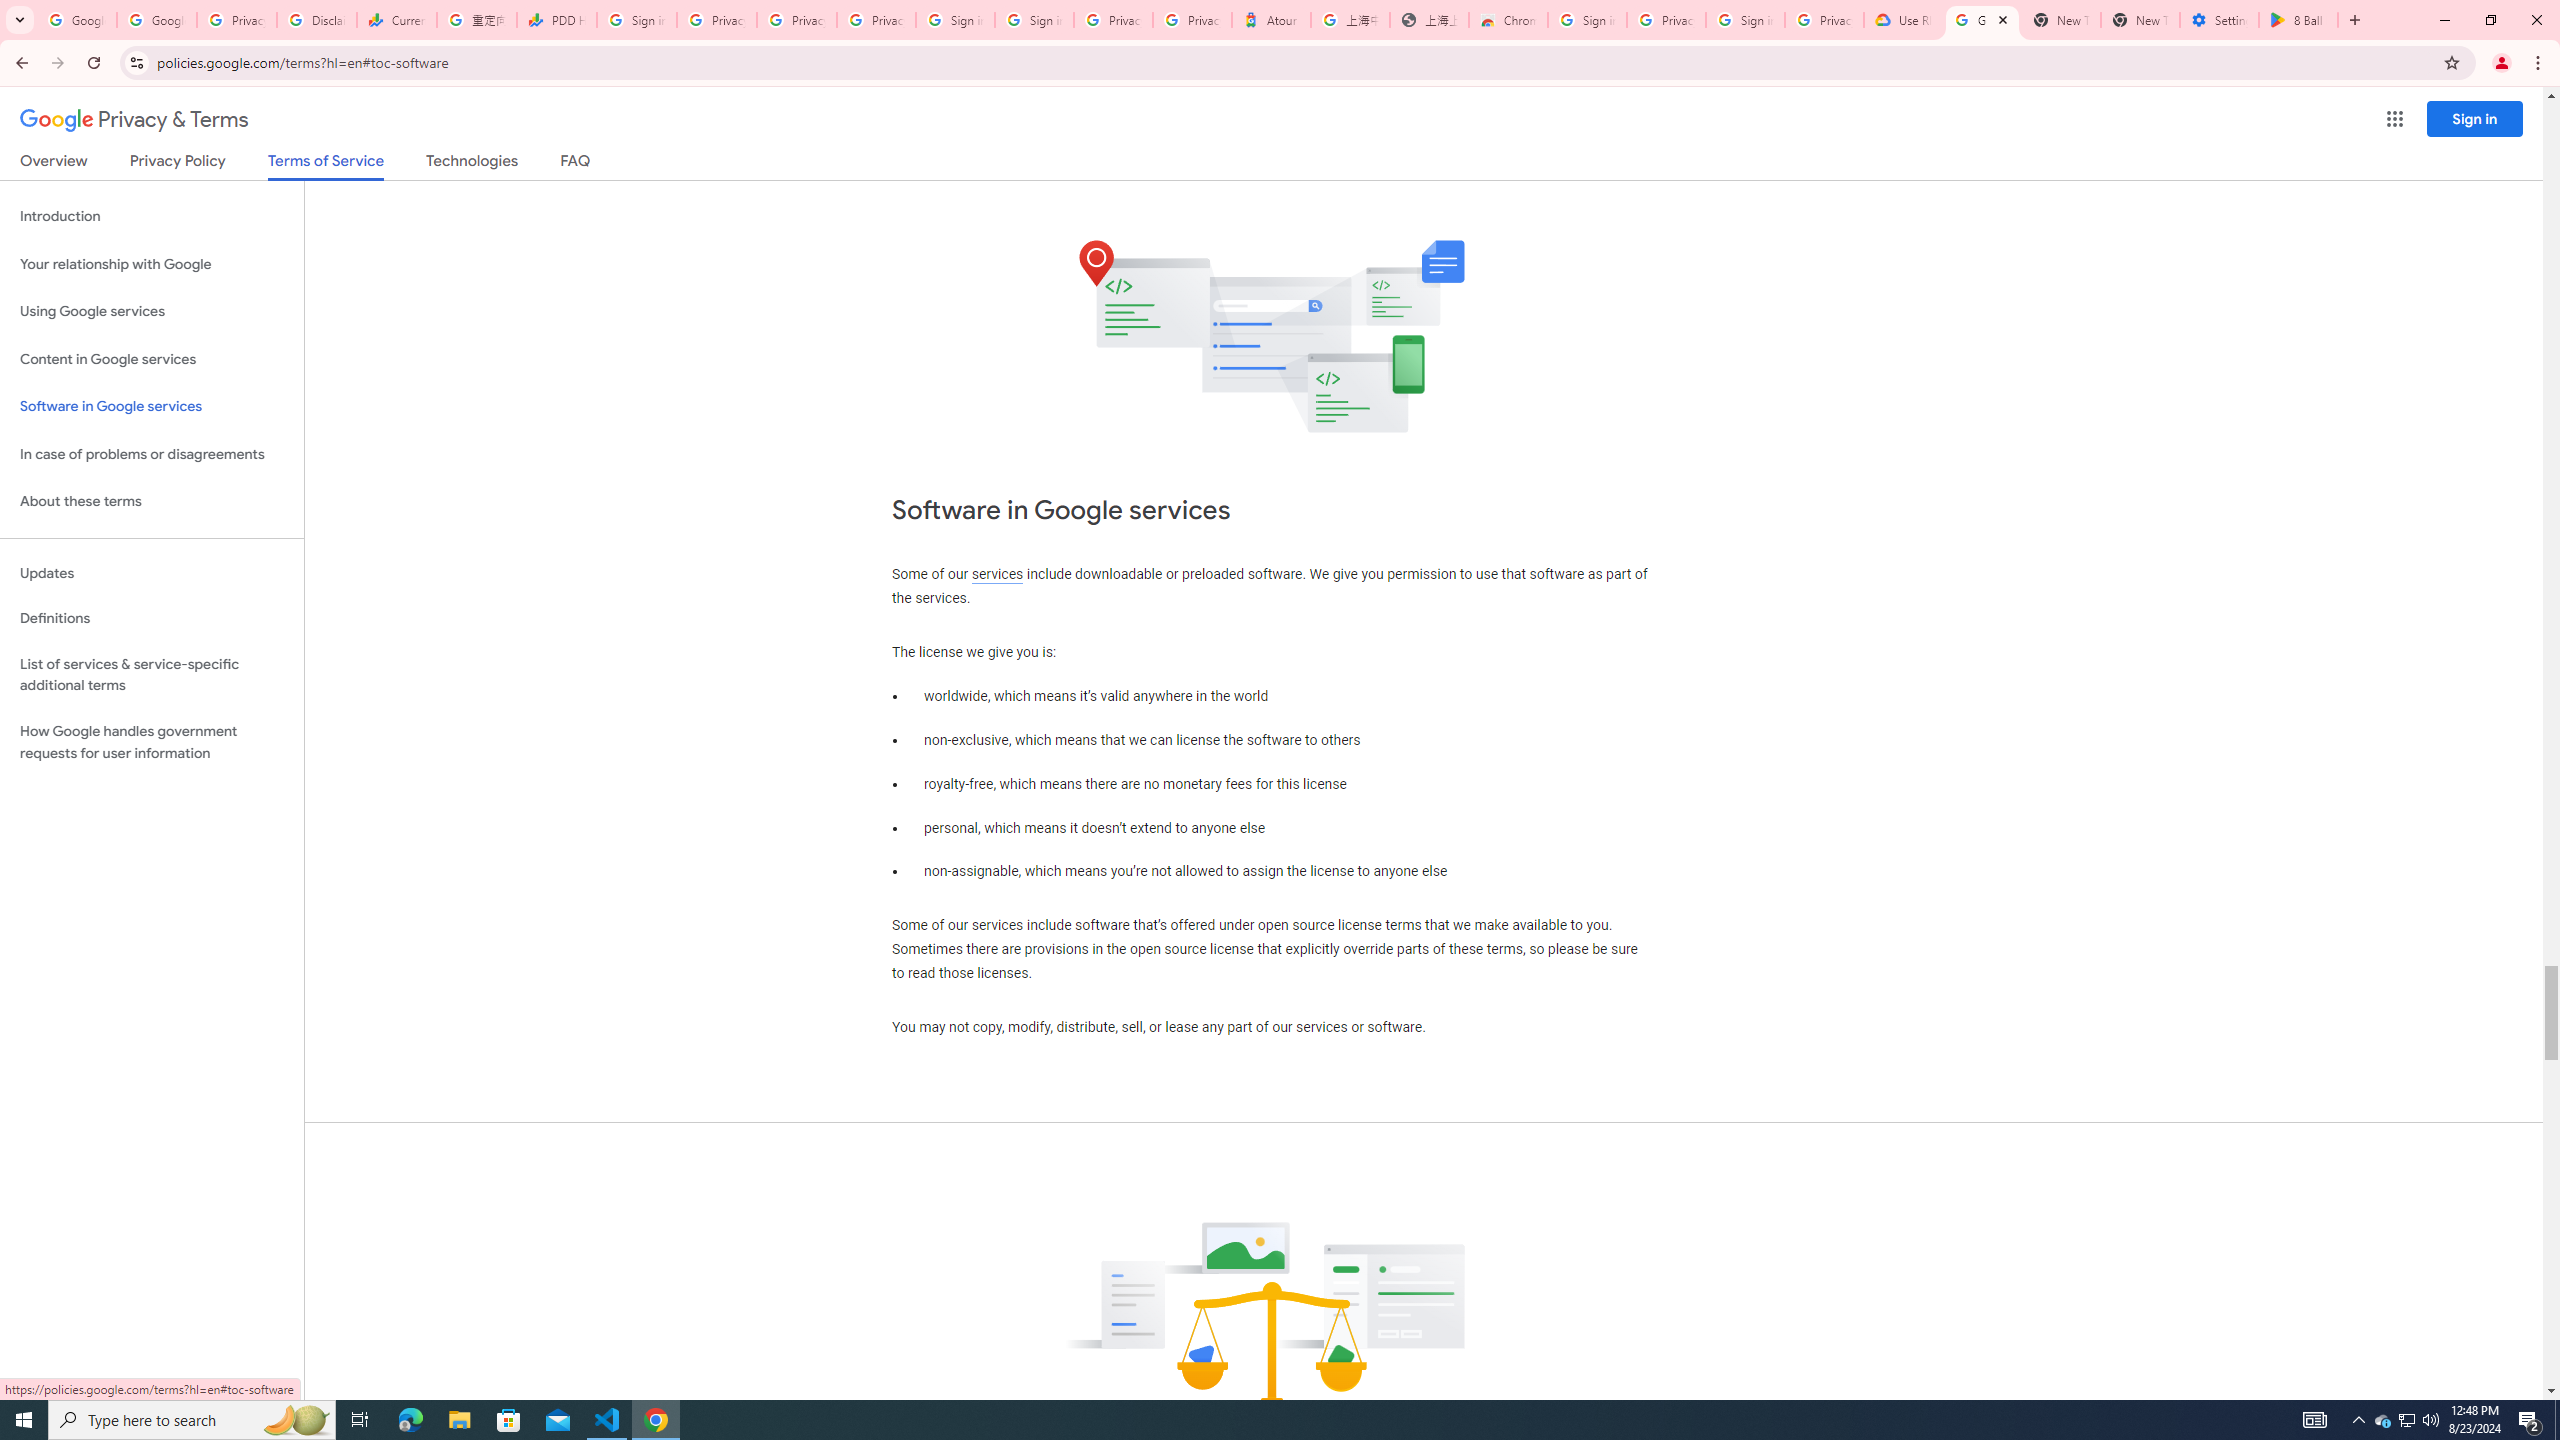  What do you see at coordinates (996, 574) in the screenshot?
I see `'services'` at bounding box center [996, 574].